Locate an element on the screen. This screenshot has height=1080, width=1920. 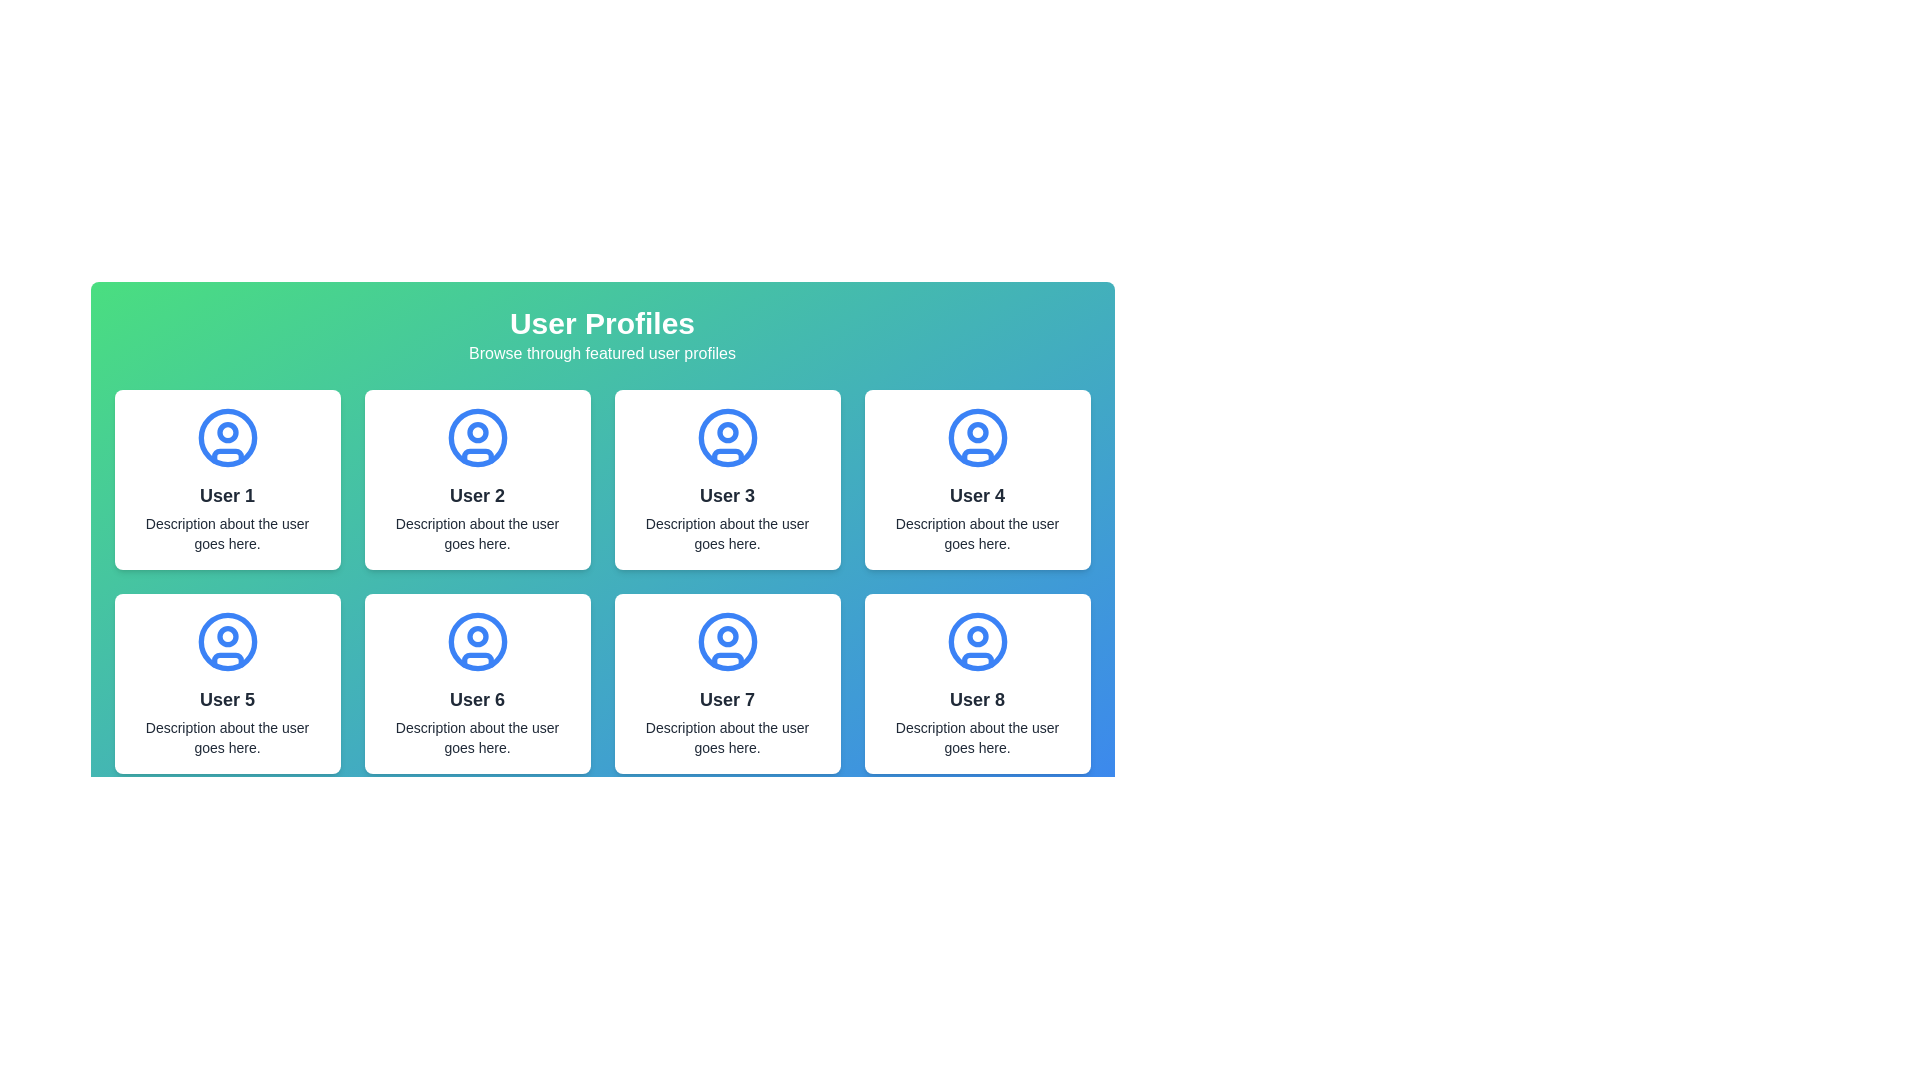
the SVG Circle element that represents the outer border of the user profile icon for User 1 in the top-left user card is located at coordinates (227, 437).